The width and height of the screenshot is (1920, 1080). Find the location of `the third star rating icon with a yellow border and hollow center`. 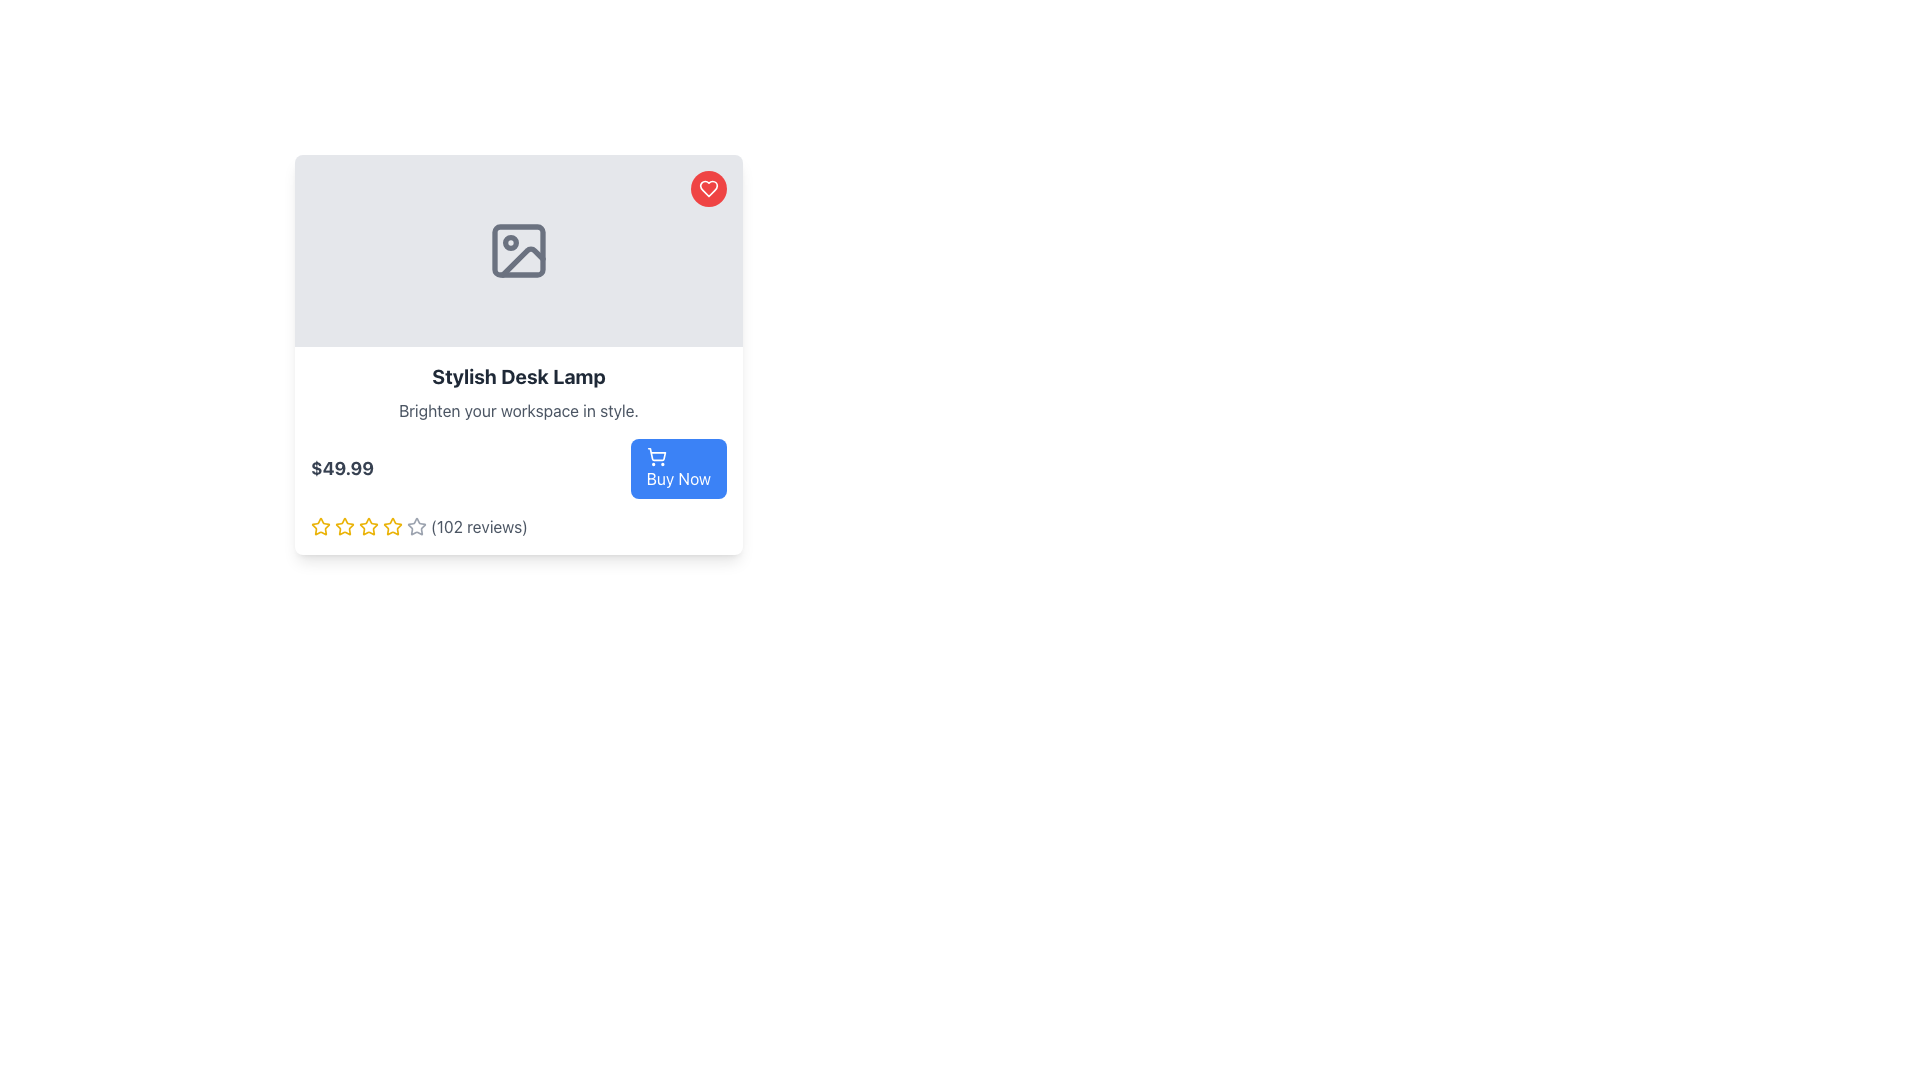

the third star rating icon with a yellow border and hollow center is located at coordinates (393, 525).